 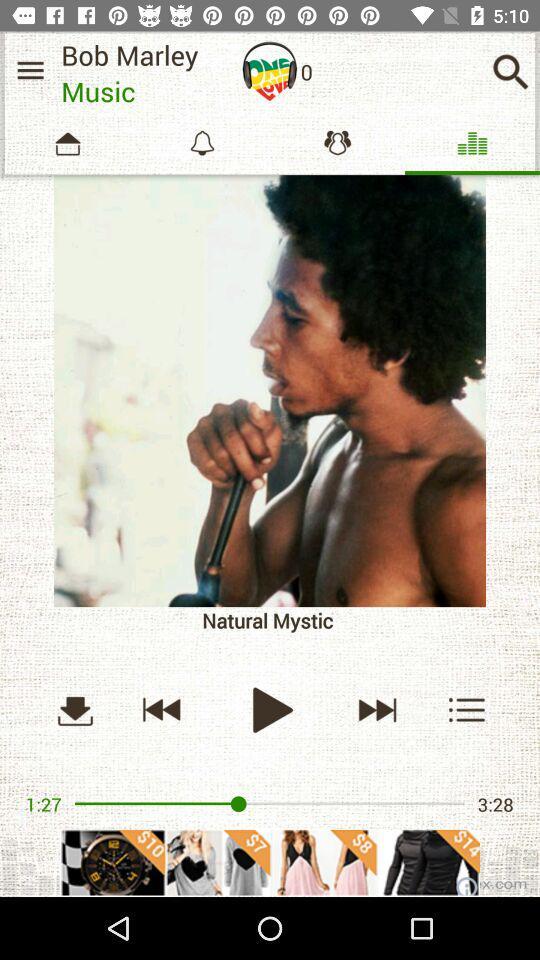 What do you see at coordinates (376, 709) in the screenshot?
I see `the skip_next icon` at bounding box center [376, 709].